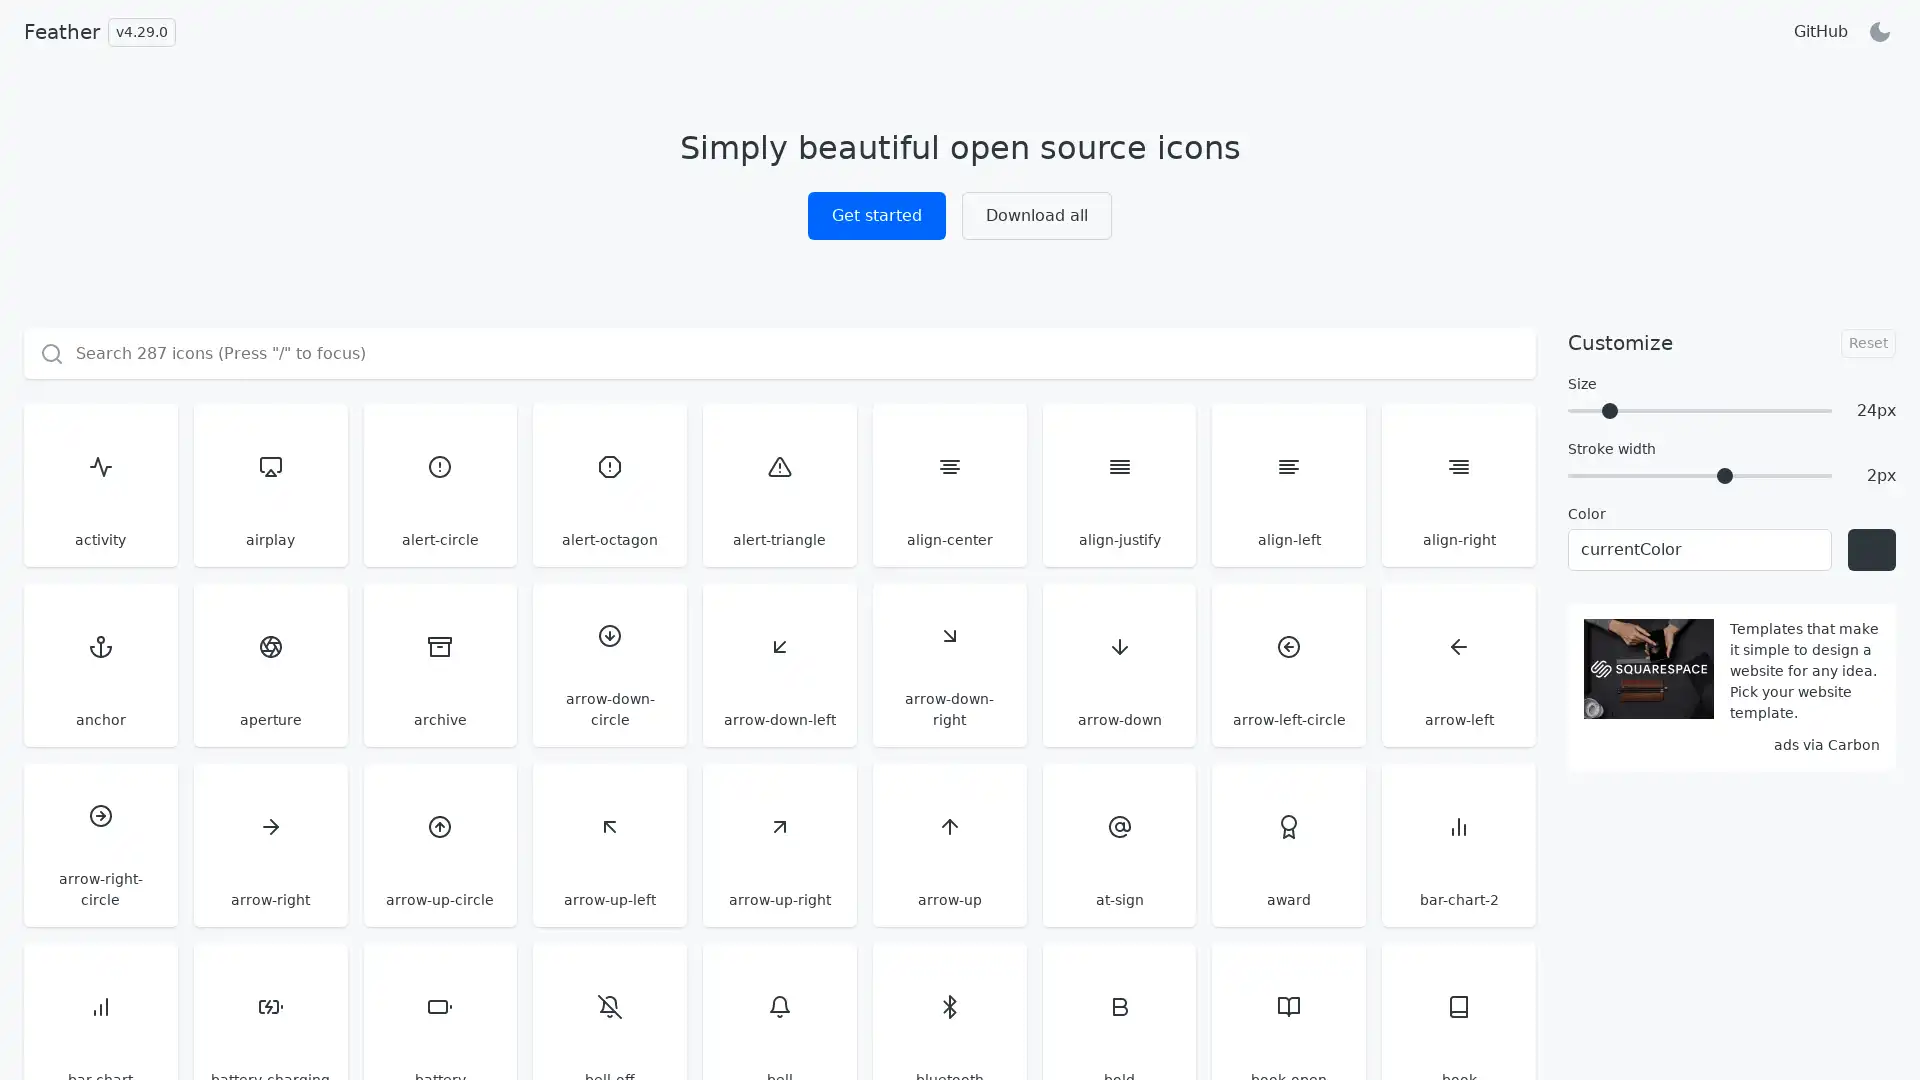  What do you see at coordinates (1289, 844) in the screenshot?
I see `award` at bounding box center [1289, 844].